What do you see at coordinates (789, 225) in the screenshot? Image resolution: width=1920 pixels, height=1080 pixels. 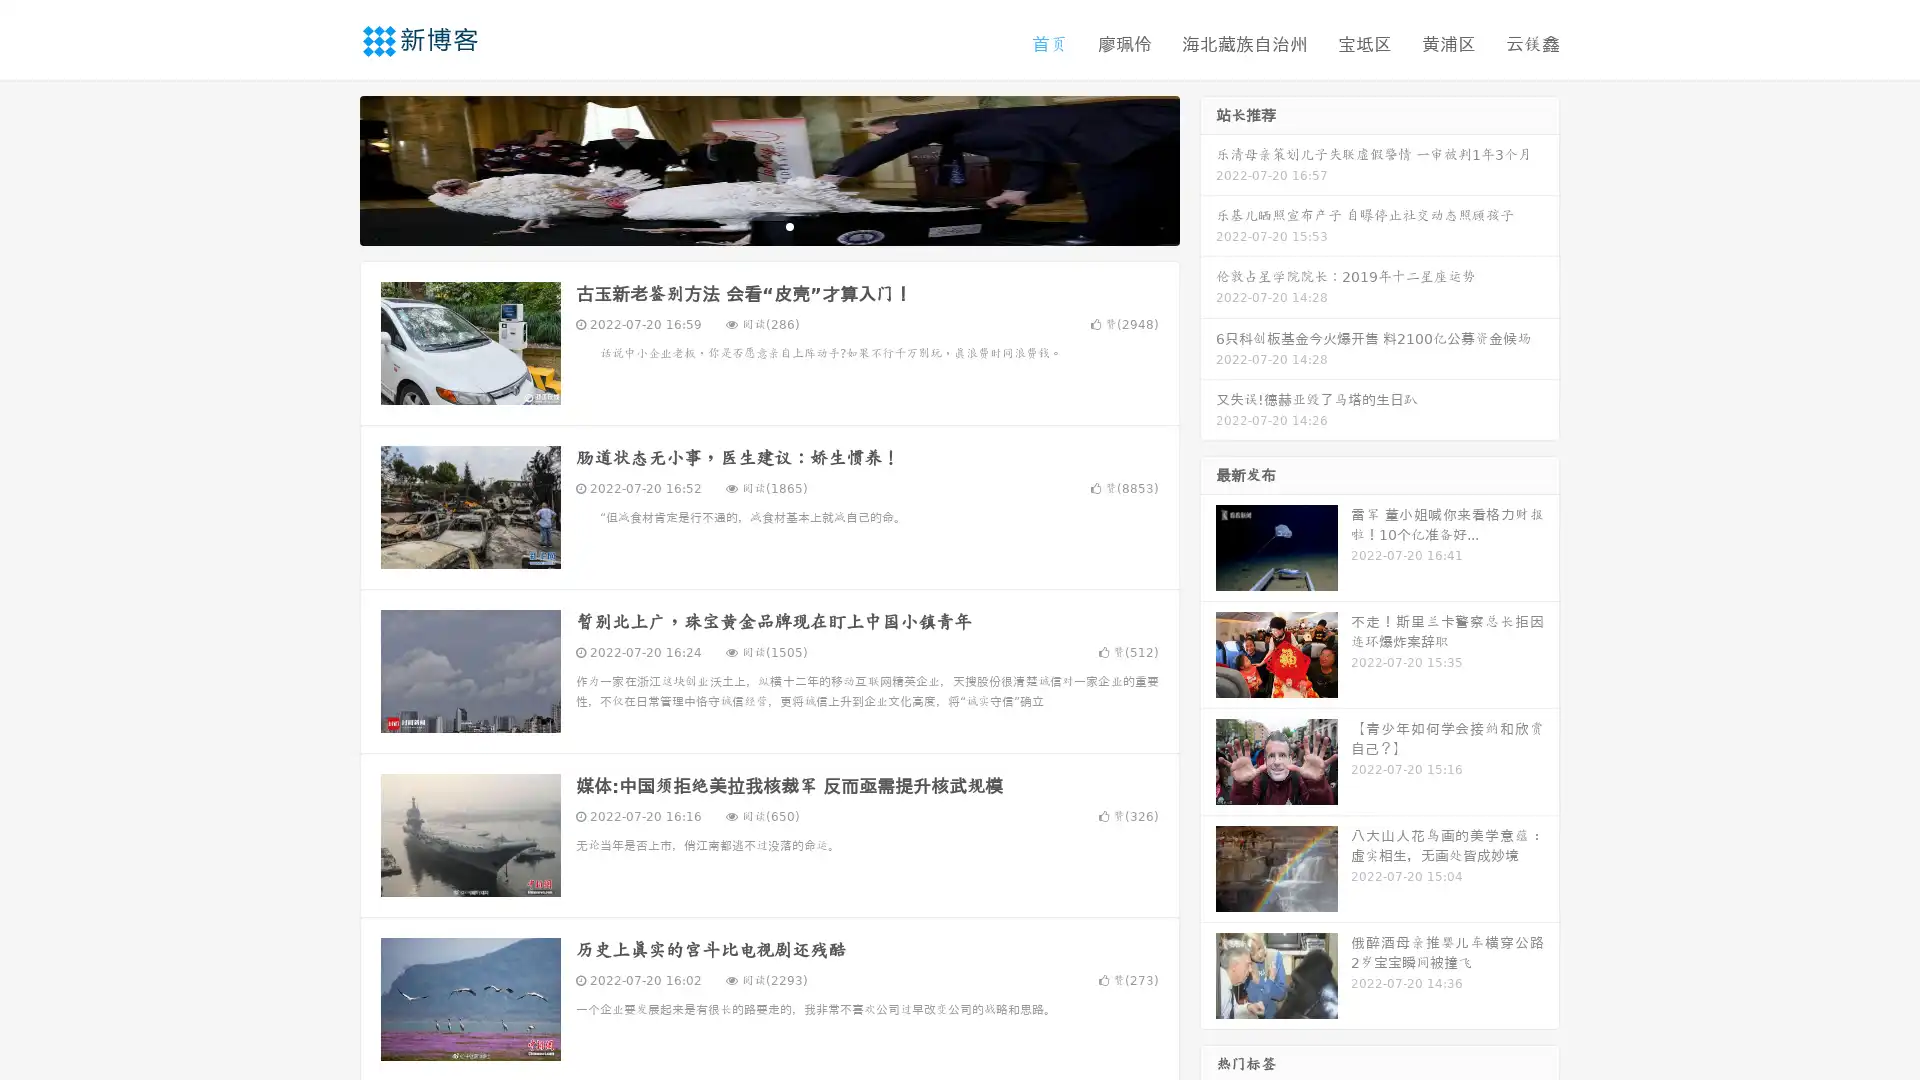 I see `Go to slide 3` at bounding box center [789, 225].